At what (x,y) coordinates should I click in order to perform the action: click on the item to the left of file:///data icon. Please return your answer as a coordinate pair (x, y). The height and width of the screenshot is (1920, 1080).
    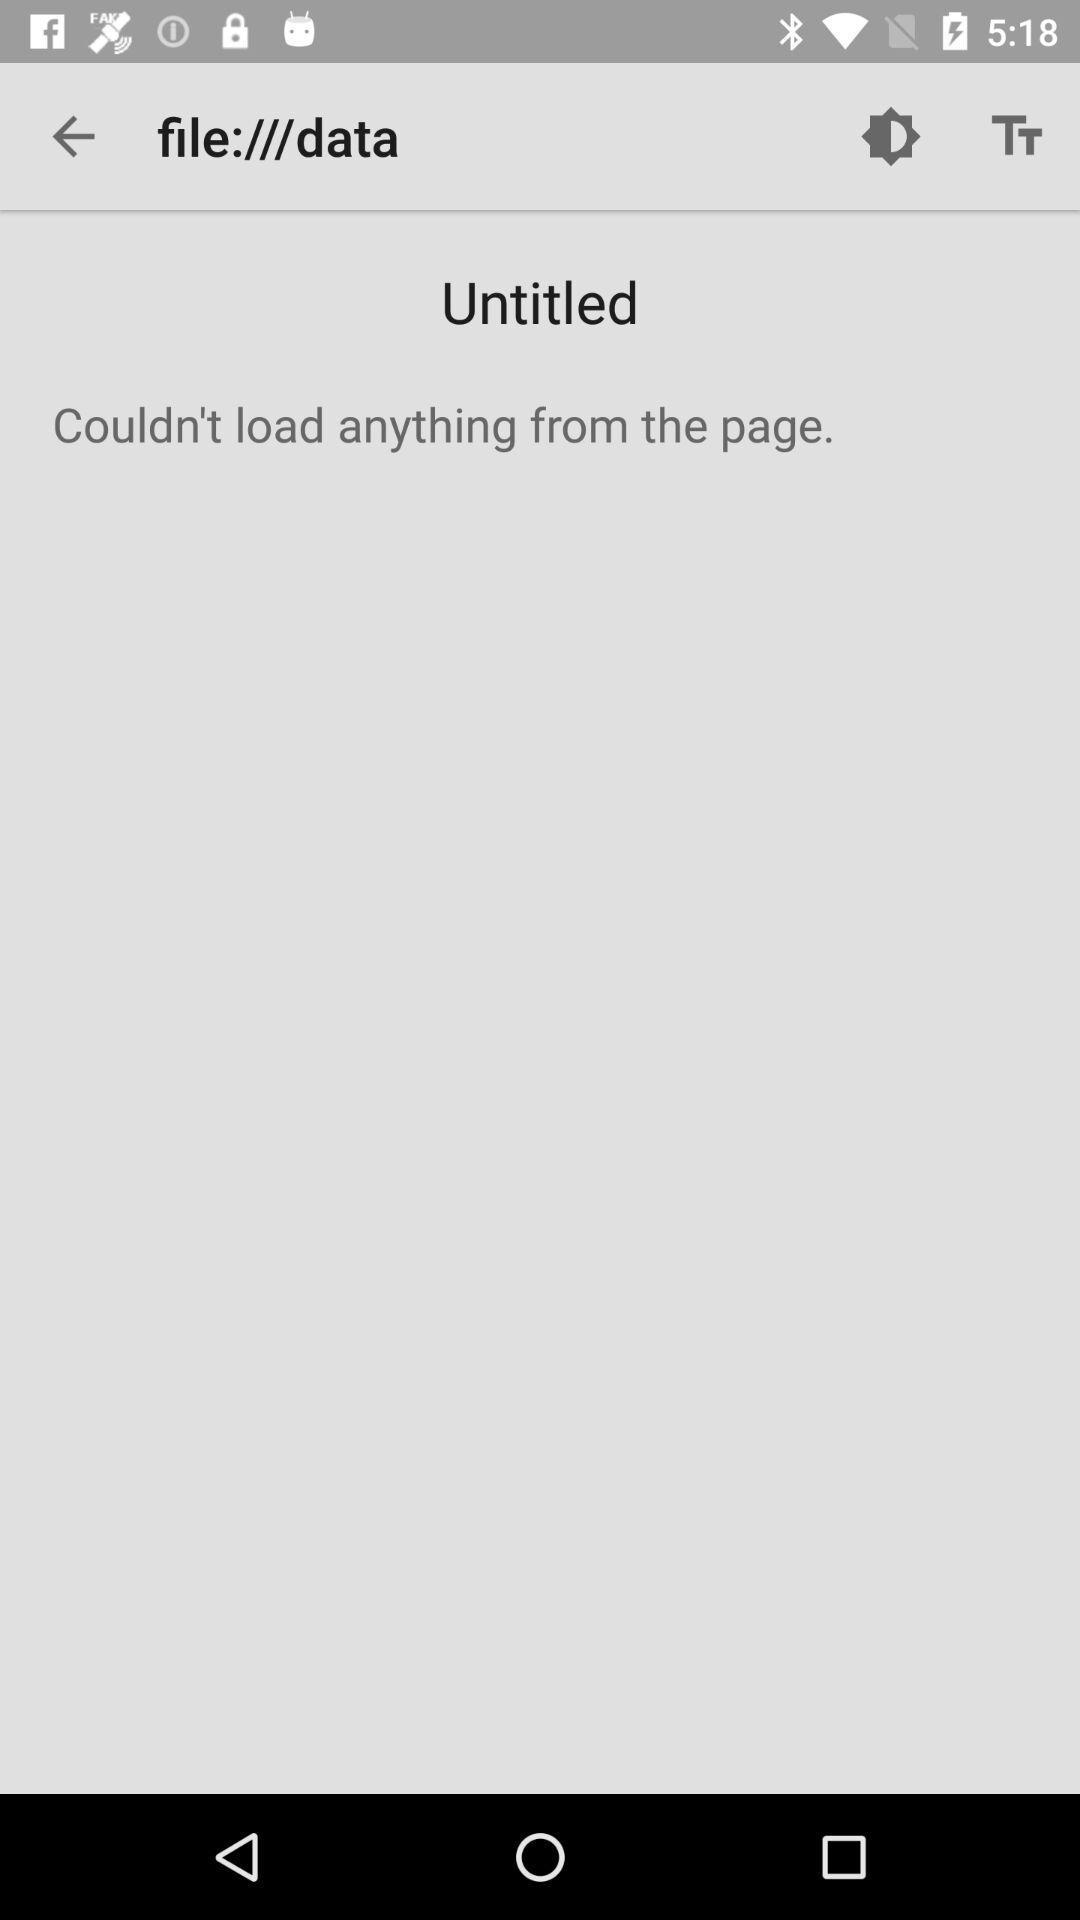
    Looking at the image, I should click on (72, 135).